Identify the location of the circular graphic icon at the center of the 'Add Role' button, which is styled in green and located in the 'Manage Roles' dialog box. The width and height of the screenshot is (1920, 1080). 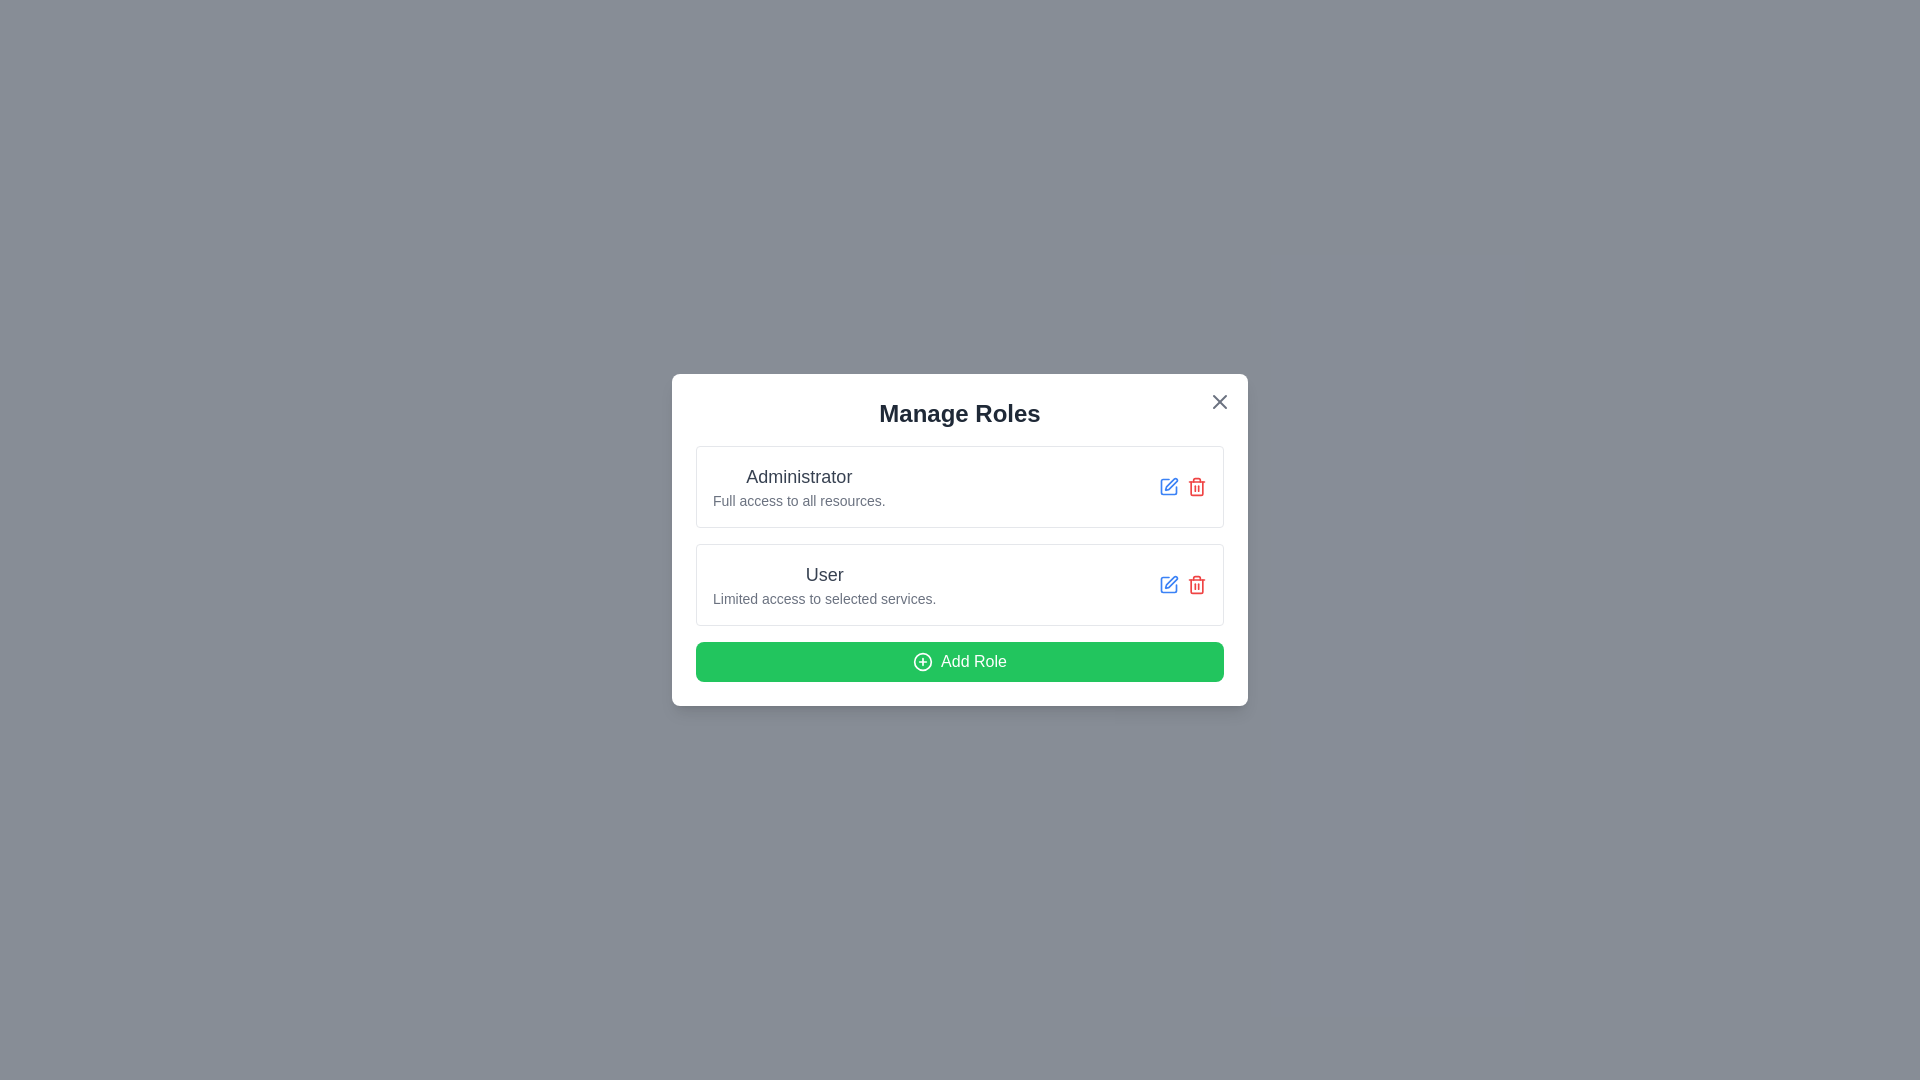
(922, 662).